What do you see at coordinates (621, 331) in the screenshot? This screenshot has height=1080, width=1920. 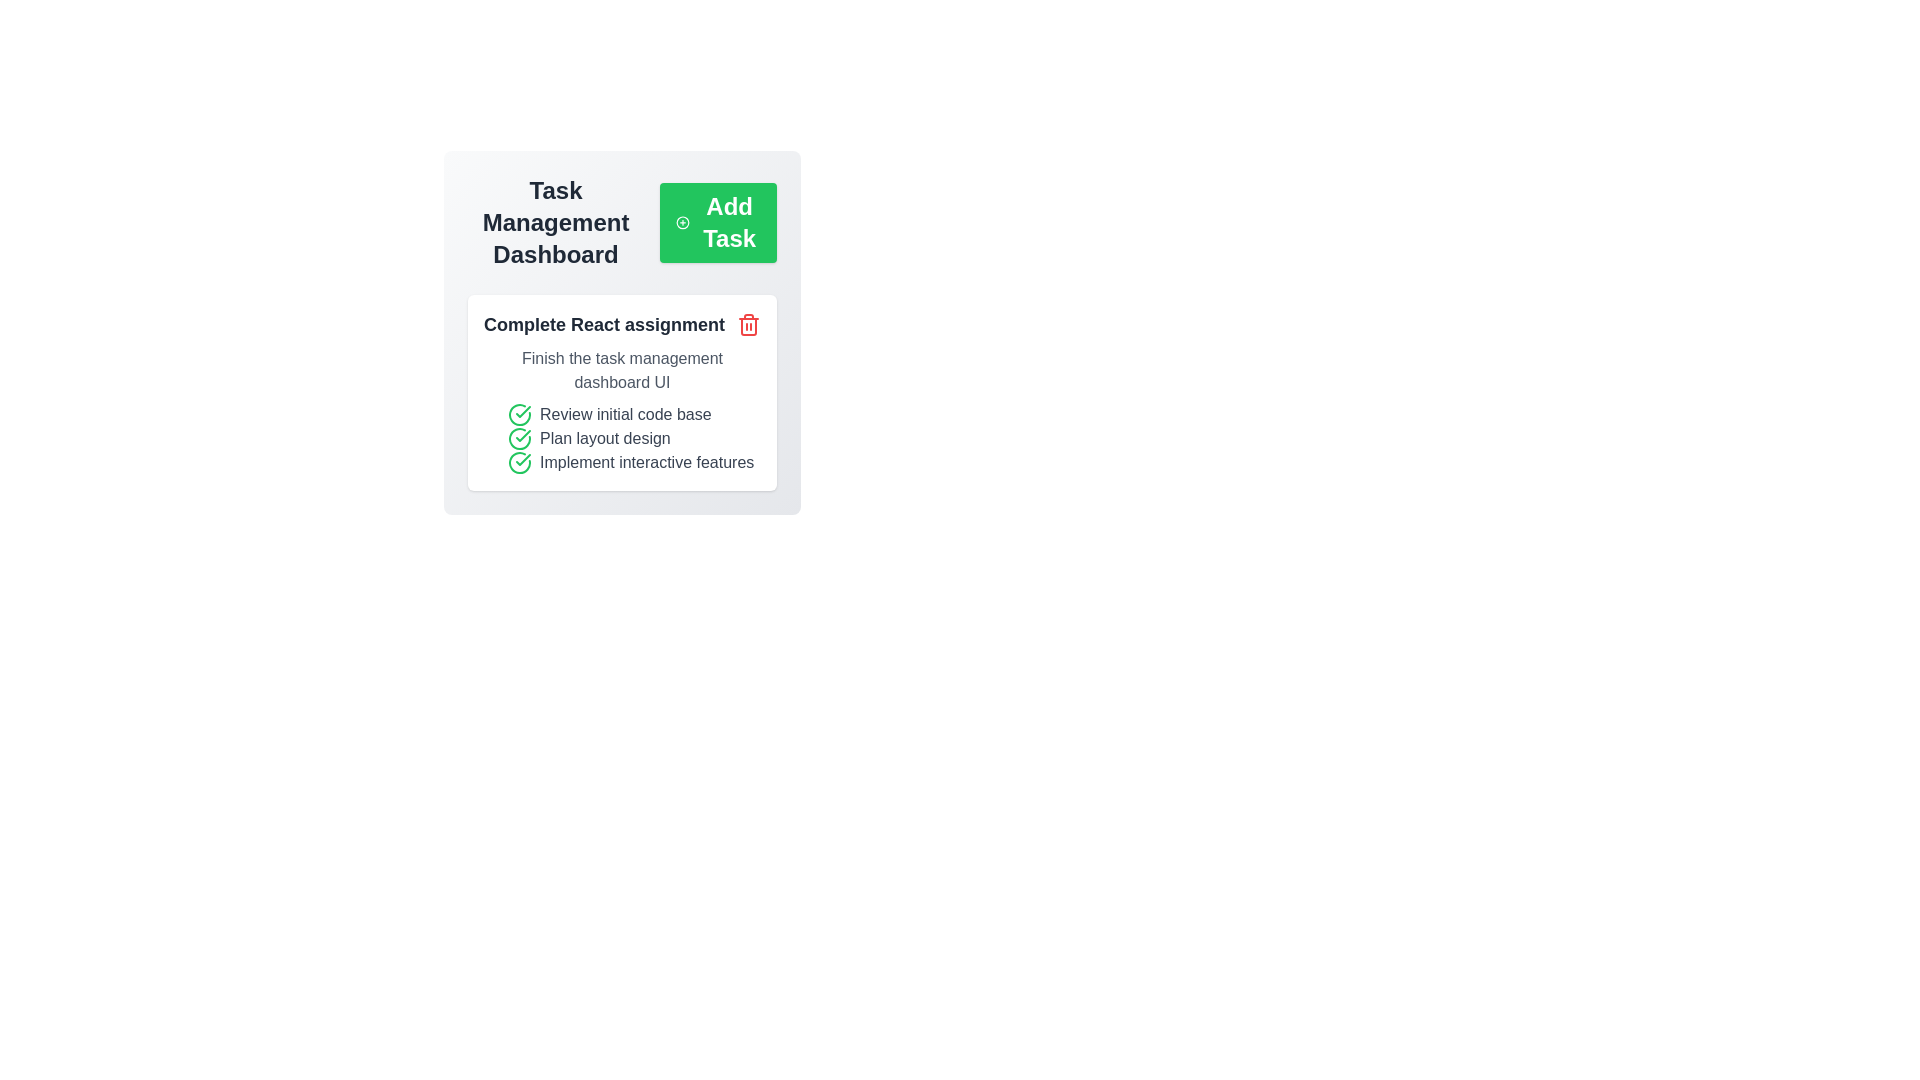 I see `to select the Task Card Panel located centrally in the interface, which displays task details, a delete option, and status information` at bounding box center [621, 331].